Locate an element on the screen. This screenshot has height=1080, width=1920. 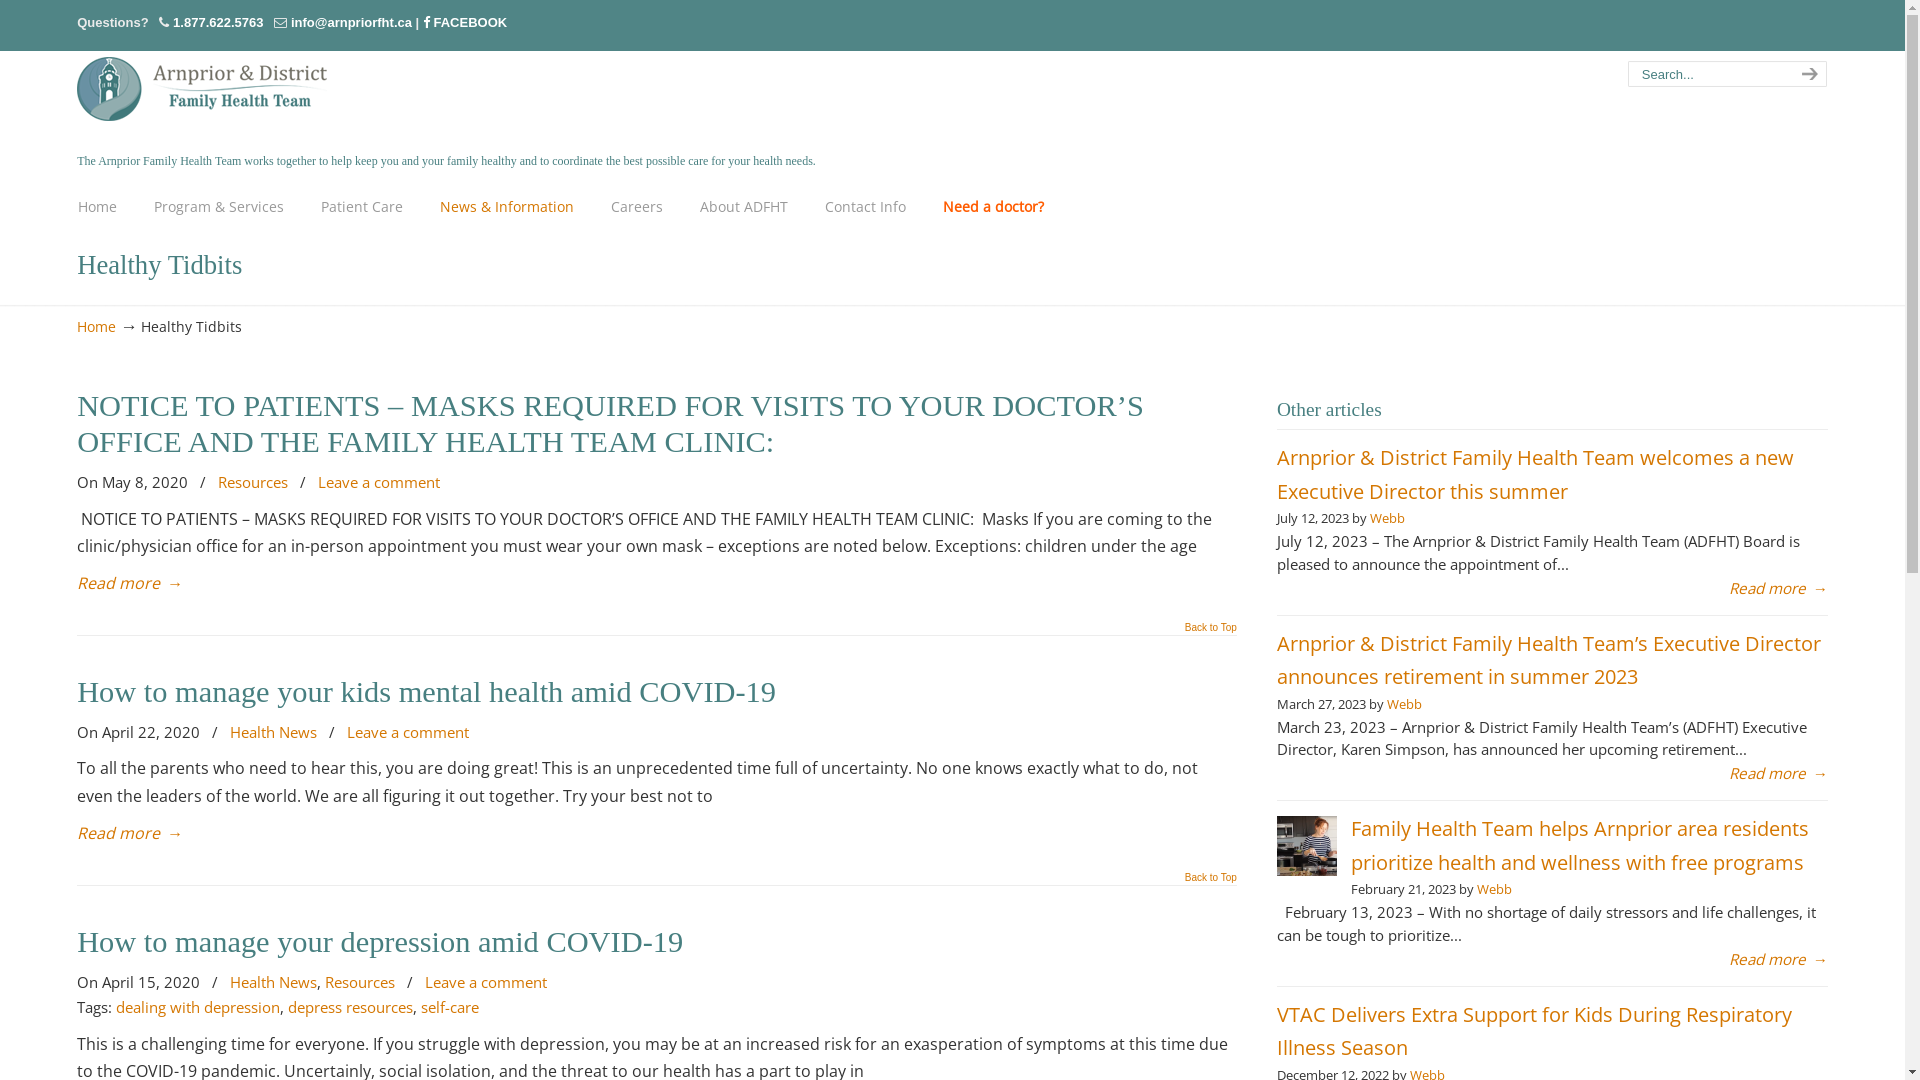
'Health News' is located at coordinates (272, 732).